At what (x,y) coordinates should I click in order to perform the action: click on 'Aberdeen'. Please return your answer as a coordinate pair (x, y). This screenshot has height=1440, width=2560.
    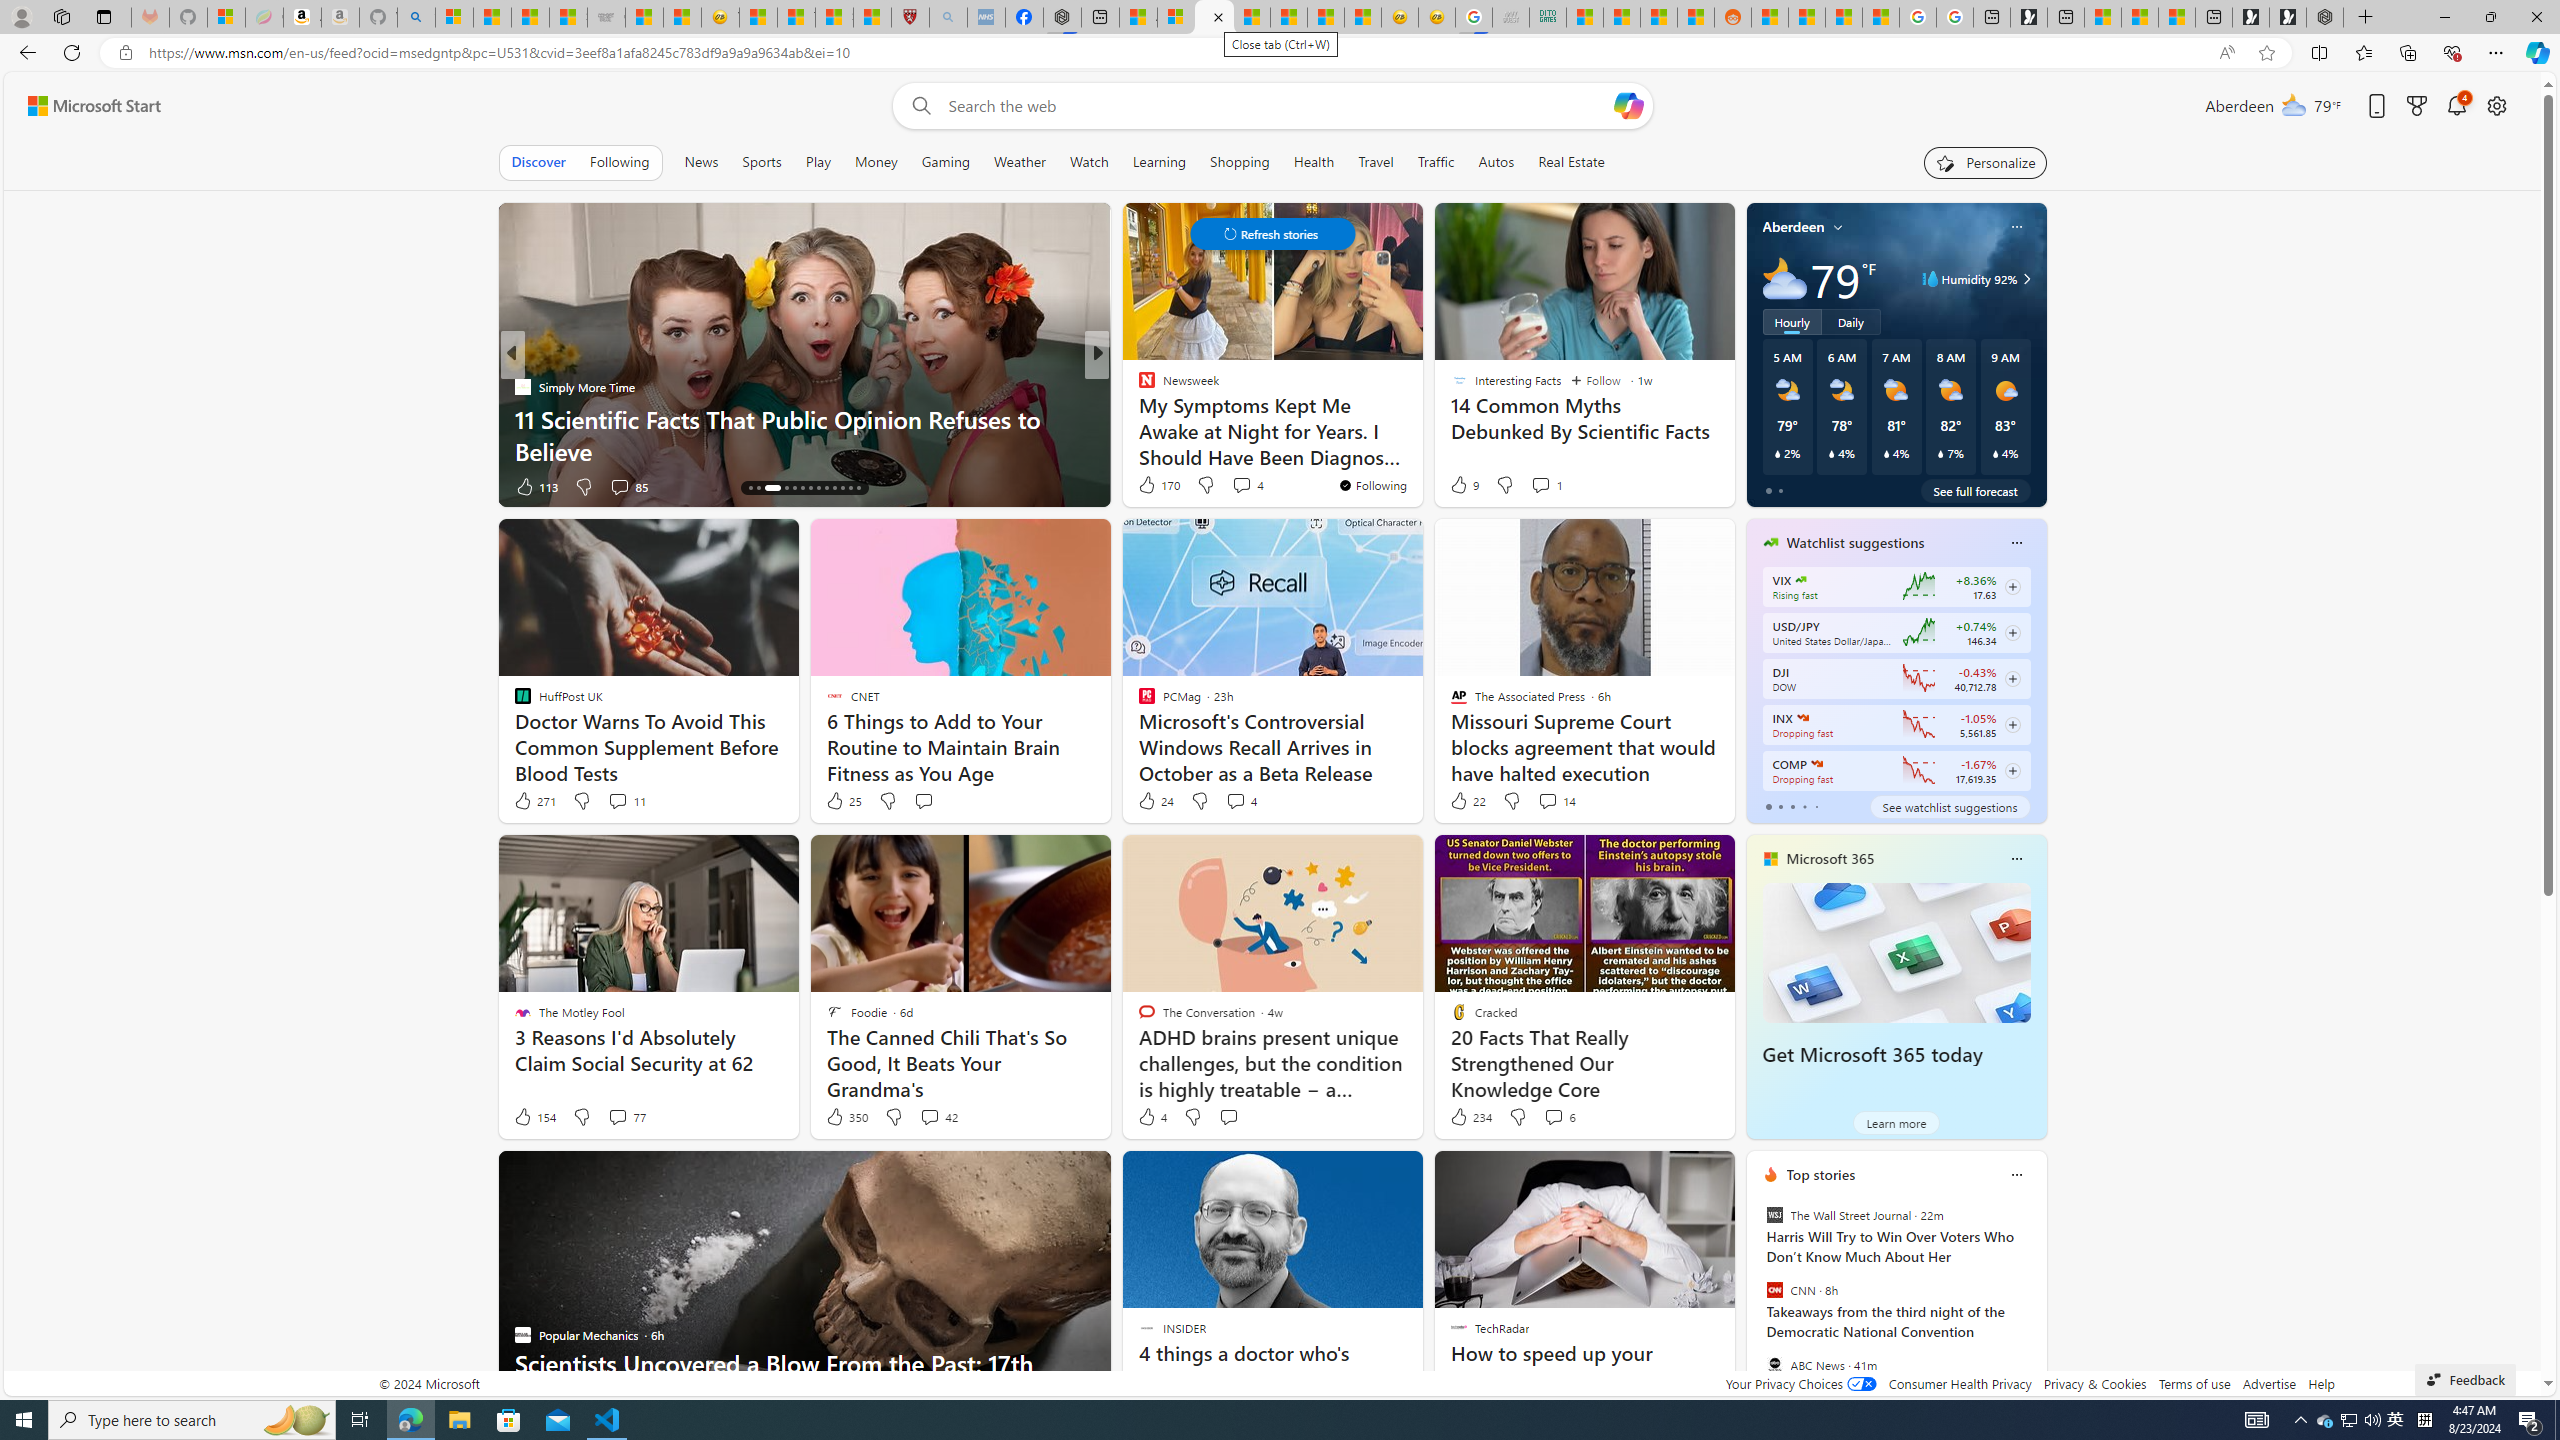
    Looking at the image, I should click on (1793, 225).